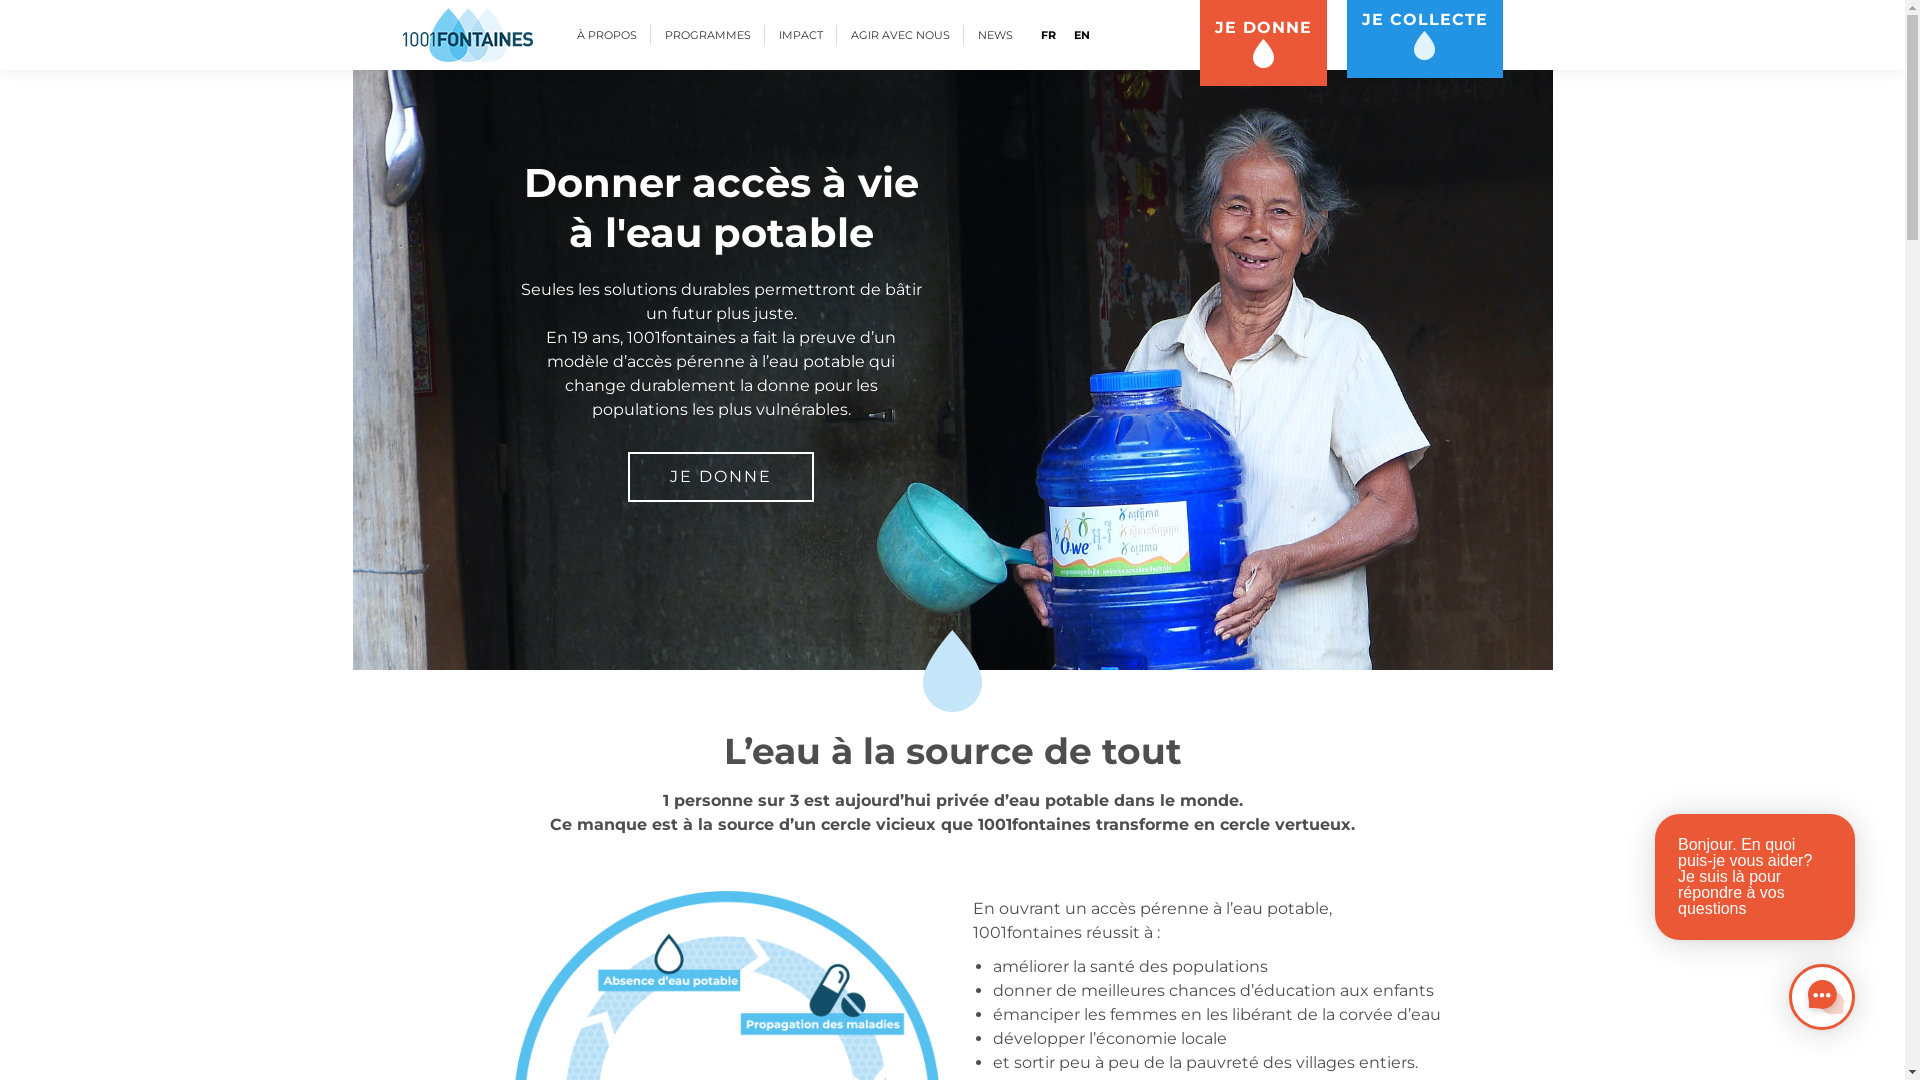 The image size is (1920, 1080). I want to click on 'JE DONNE', so click(627, 477).